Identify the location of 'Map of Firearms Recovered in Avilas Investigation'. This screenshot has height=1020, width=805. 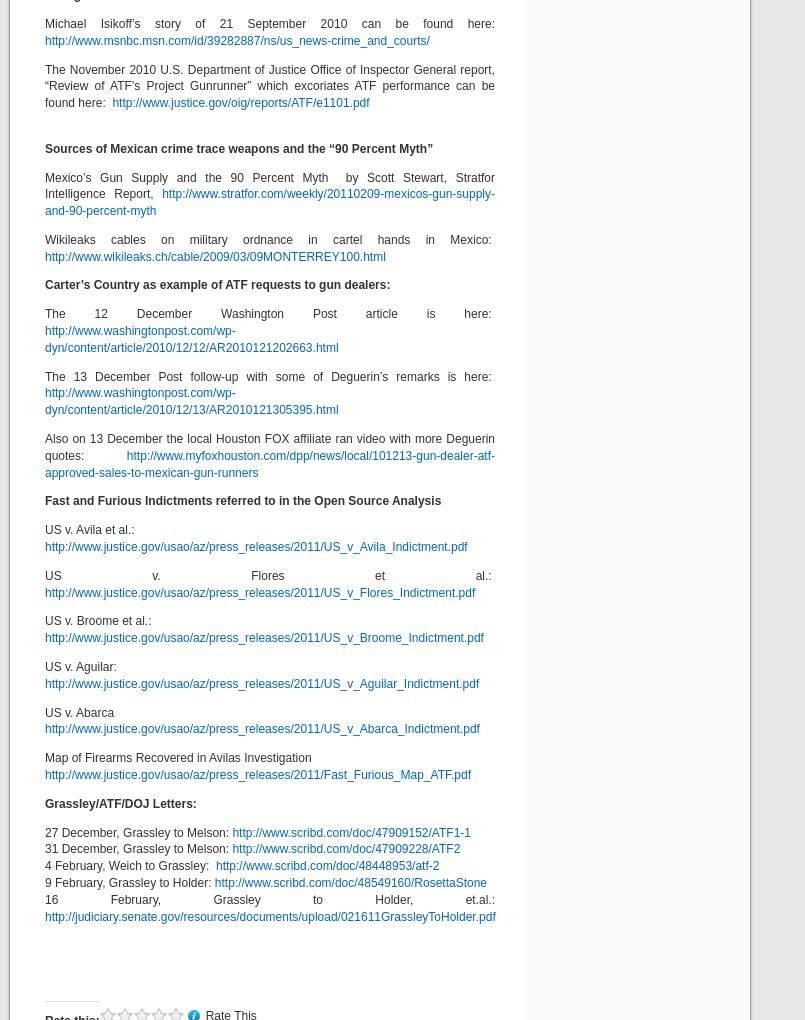
(176, 757).